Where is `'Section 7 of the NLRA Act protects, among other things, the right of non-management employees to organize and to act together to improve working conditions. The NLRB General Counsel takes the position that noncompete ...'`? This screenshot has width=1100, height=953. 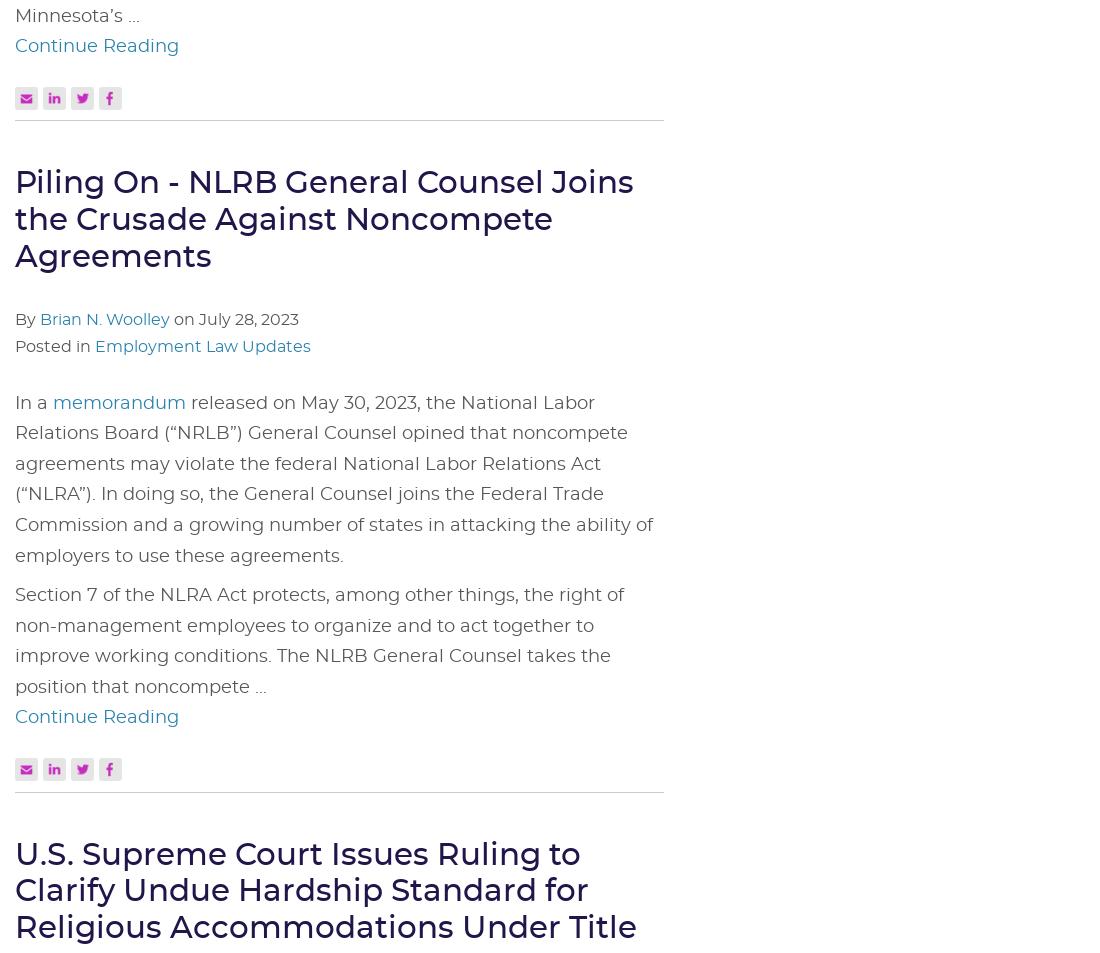
'Section 7 of the NLRA Act protects, among other things, the right of non-management employees to organize and to act together to improve working conditions. The NLRB General Counsel takes the position that noncompete ...' is located at coordinates (318, 641).